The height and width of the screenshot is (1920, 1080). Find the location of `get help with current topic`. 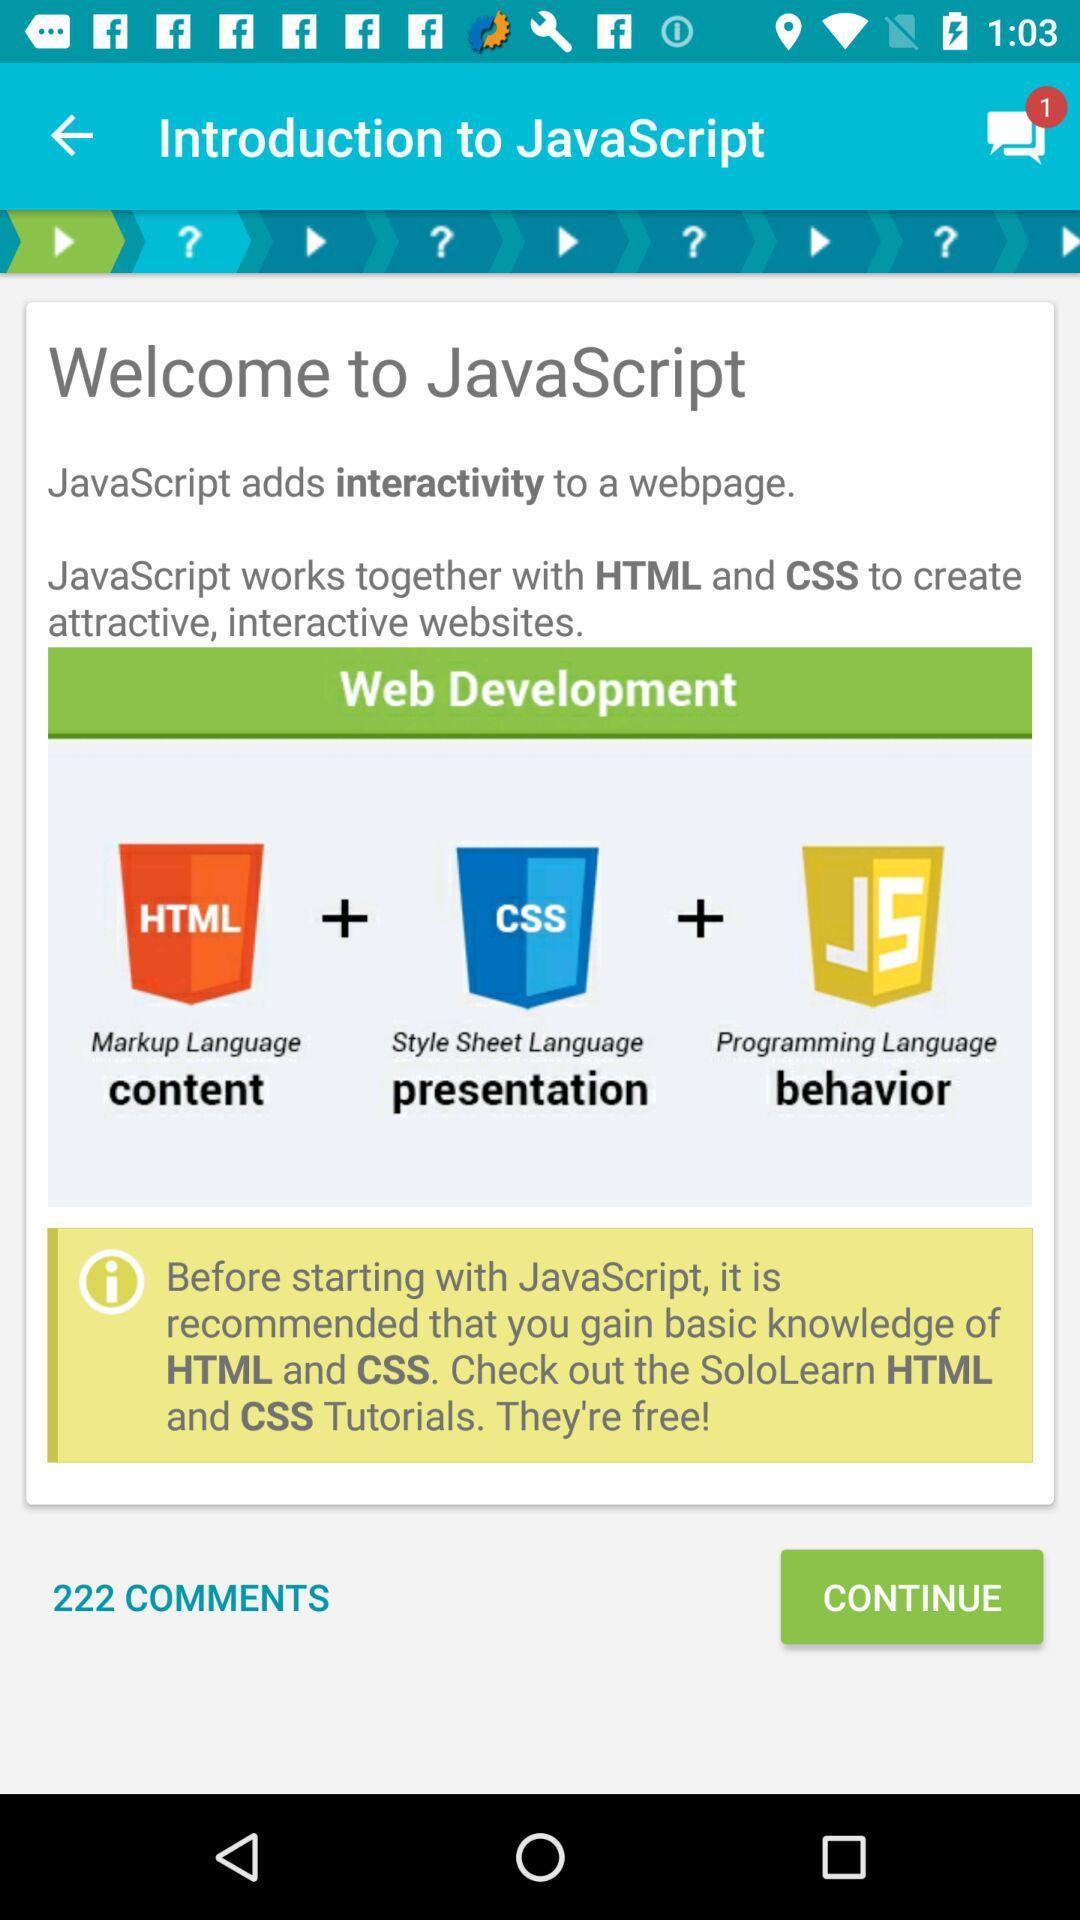

get help with current topic is located at coordinates (692, 240).